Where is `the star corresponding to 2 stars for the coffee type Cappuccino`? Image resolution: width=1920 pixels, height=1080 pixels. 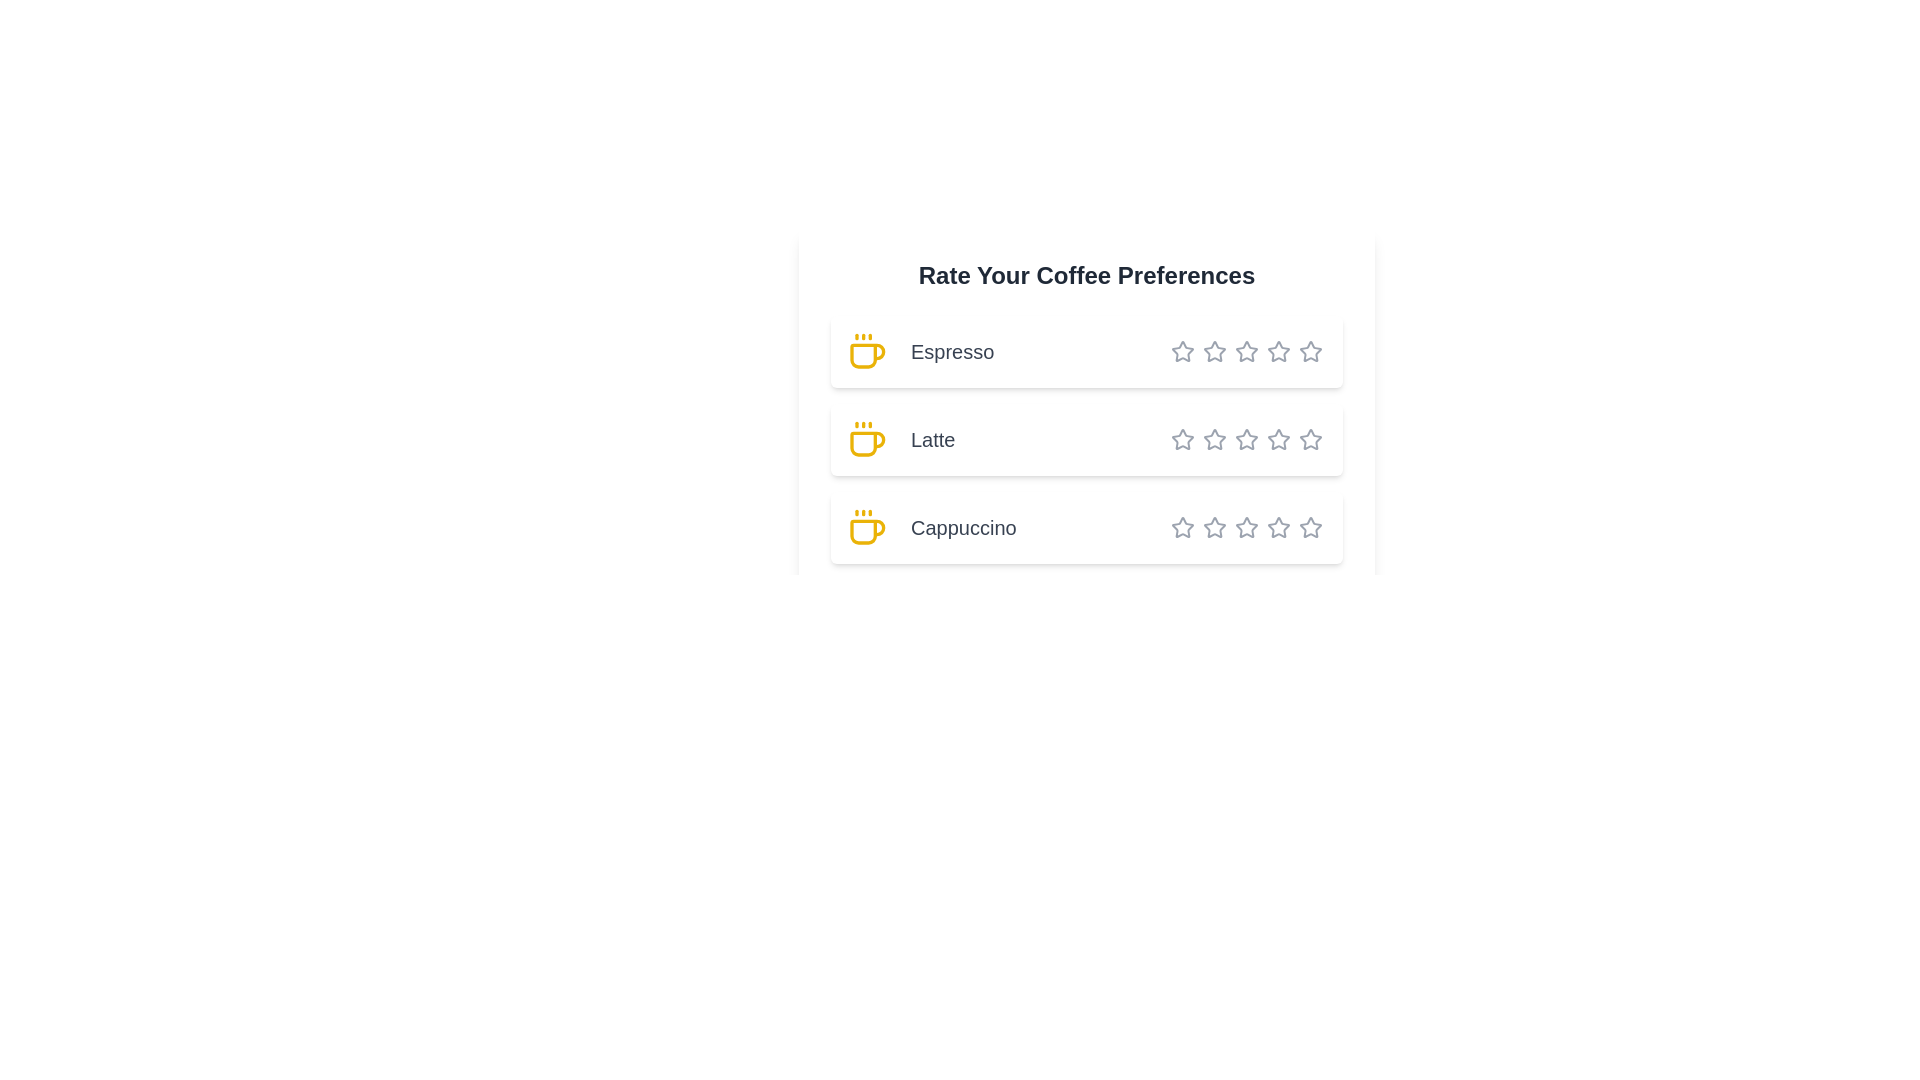
the star corresponding to 2 stars for the coffee type Cappuccino is located at coordinates (1202, 527).